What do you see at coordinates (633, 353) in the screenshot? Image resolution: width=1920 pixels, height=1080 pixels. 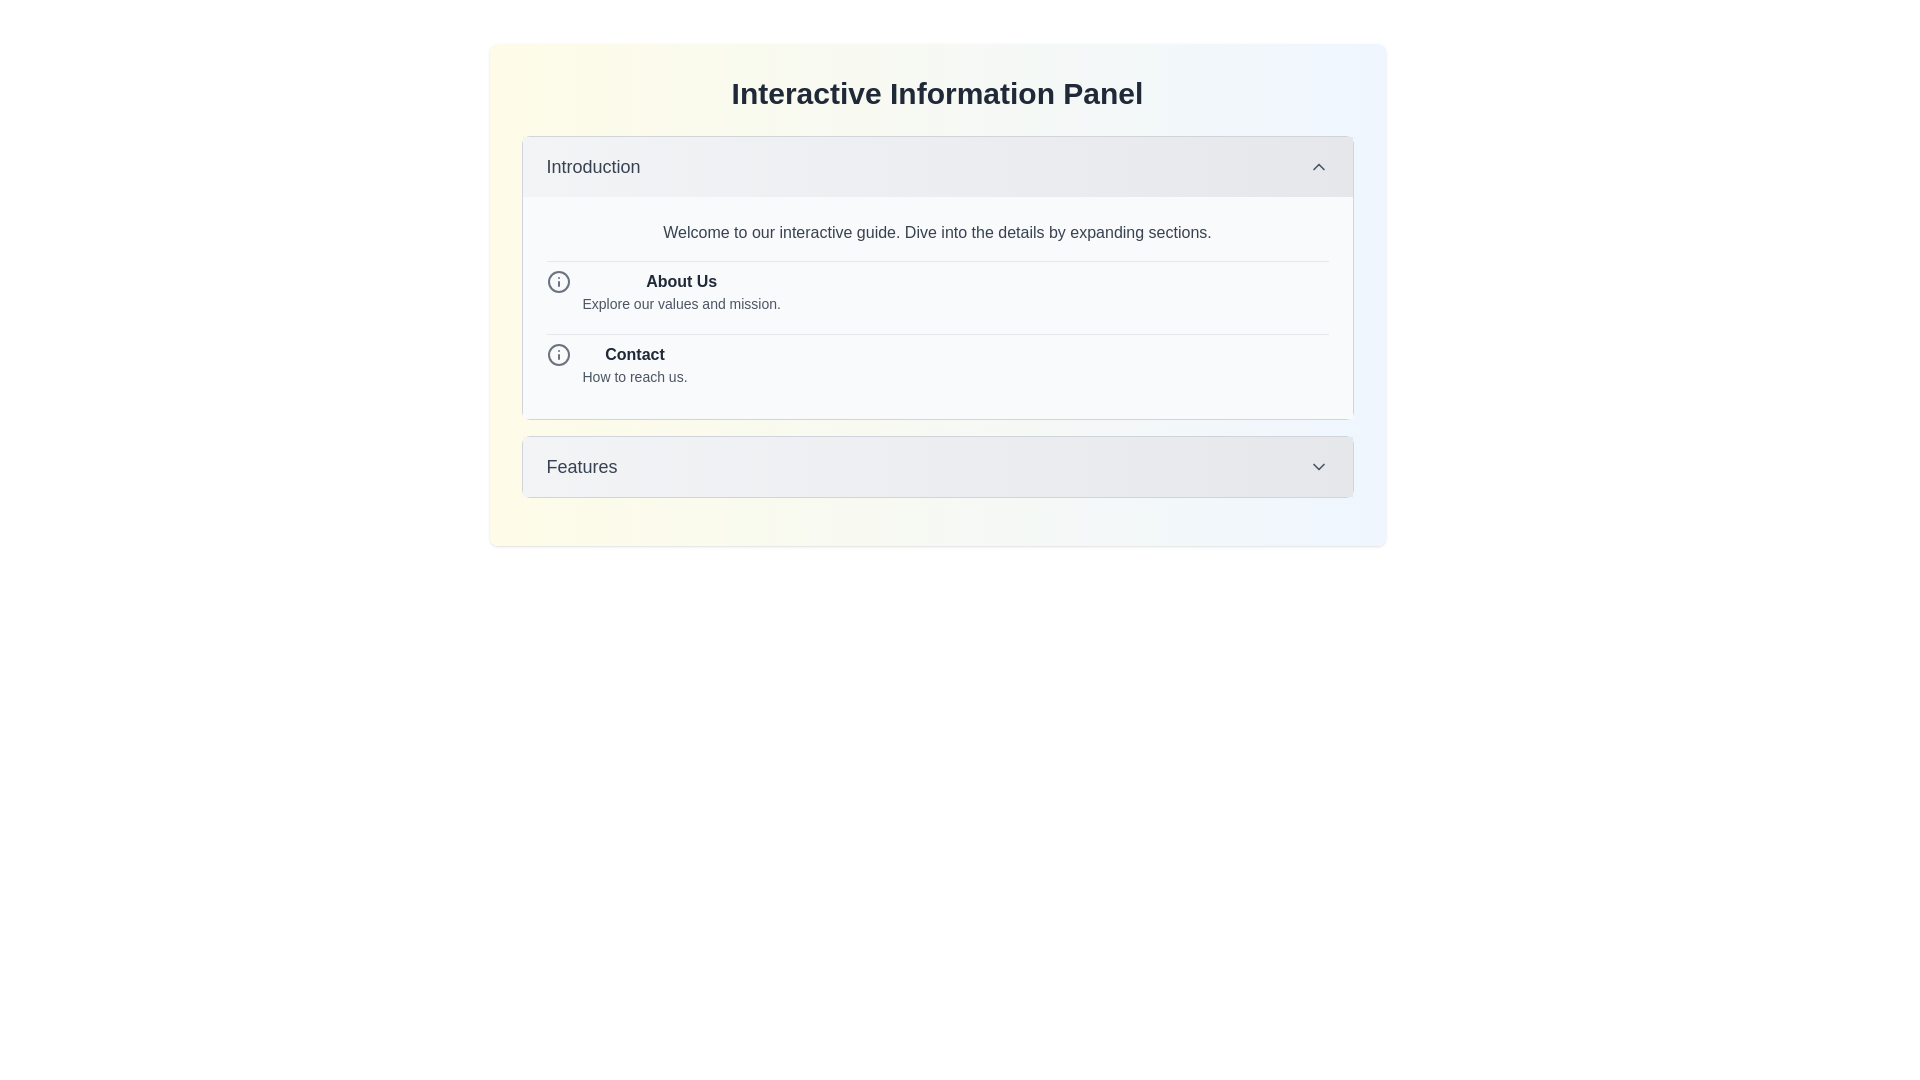 I see `the 'Contact' text label which indicates the section of the interface below the 'About Us' list item in the 'Introduction' section` at bounding box center [633, 353].